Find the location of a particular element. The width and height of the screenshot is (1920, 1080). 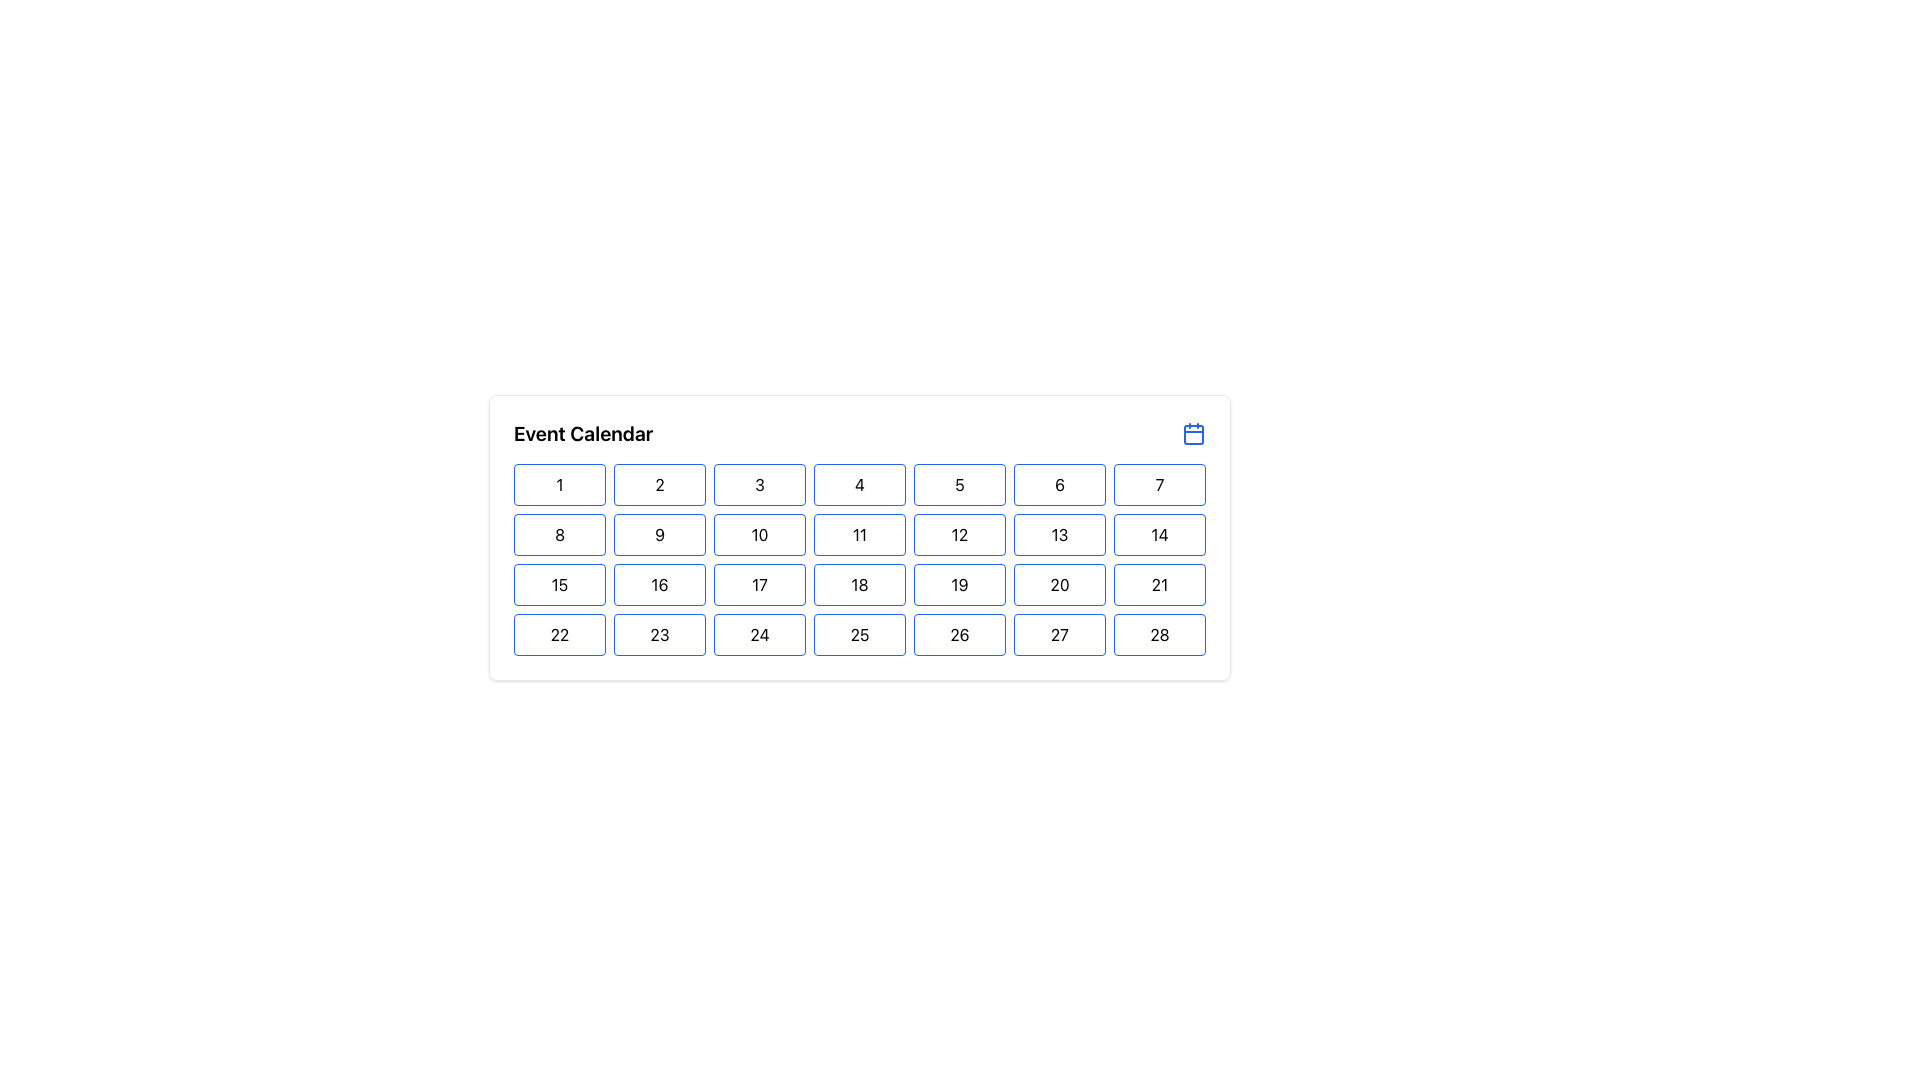

the button representing the second row and first column in the interactive calendar grid to change its appearance is located at coordinates (560, 534).